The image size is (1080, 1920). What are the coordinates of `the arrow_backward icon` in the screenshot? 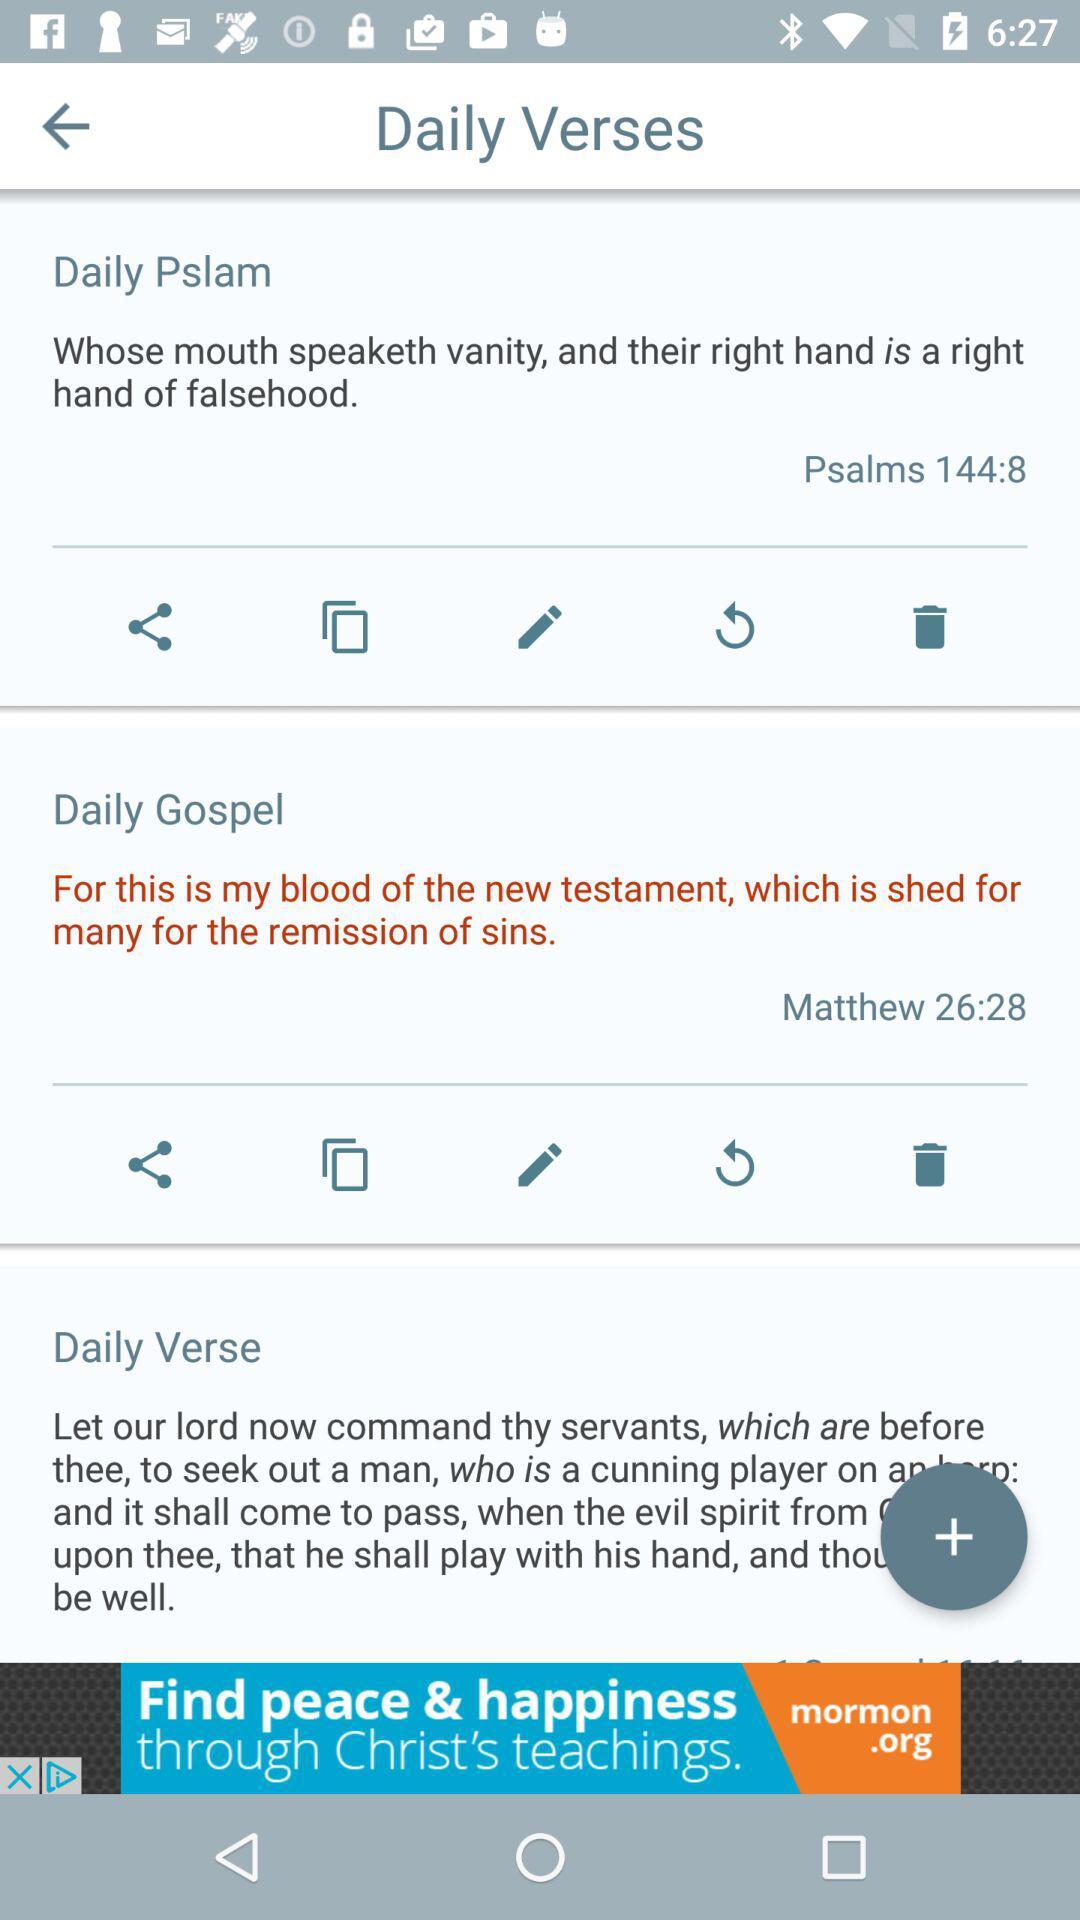 It's located at (64, 124).